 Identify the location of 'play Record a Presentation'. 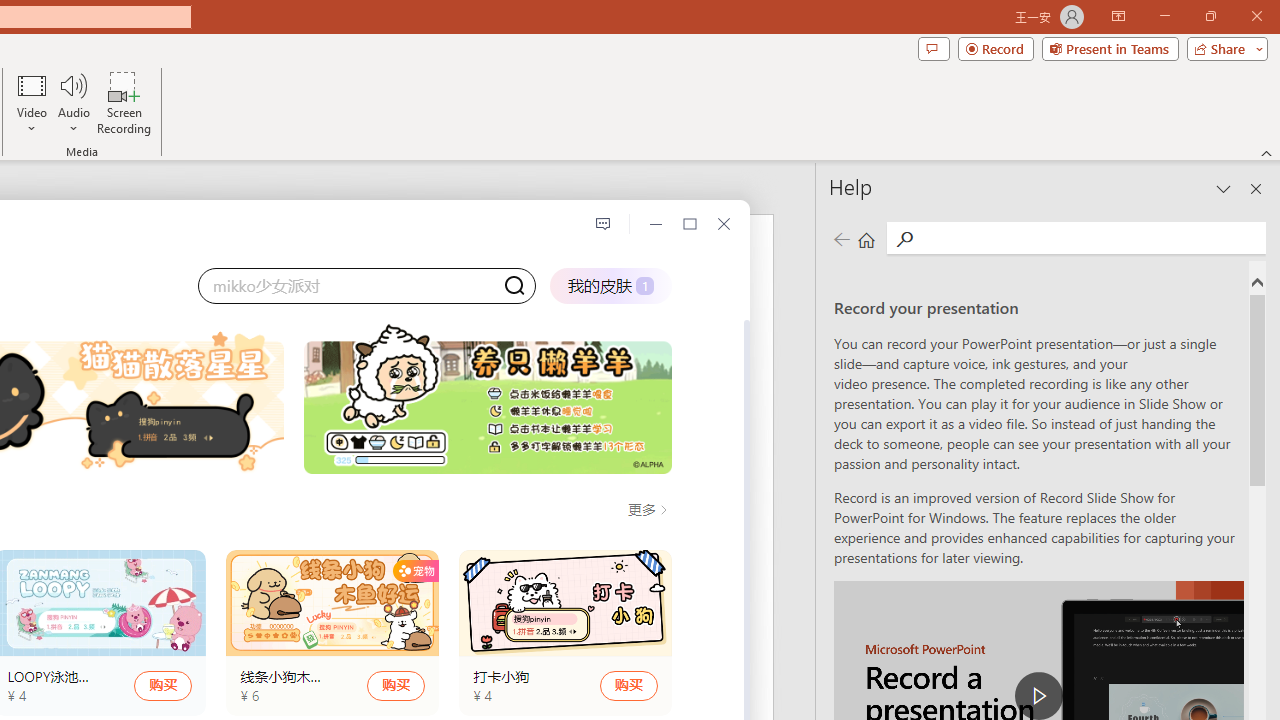
(1038, 694).